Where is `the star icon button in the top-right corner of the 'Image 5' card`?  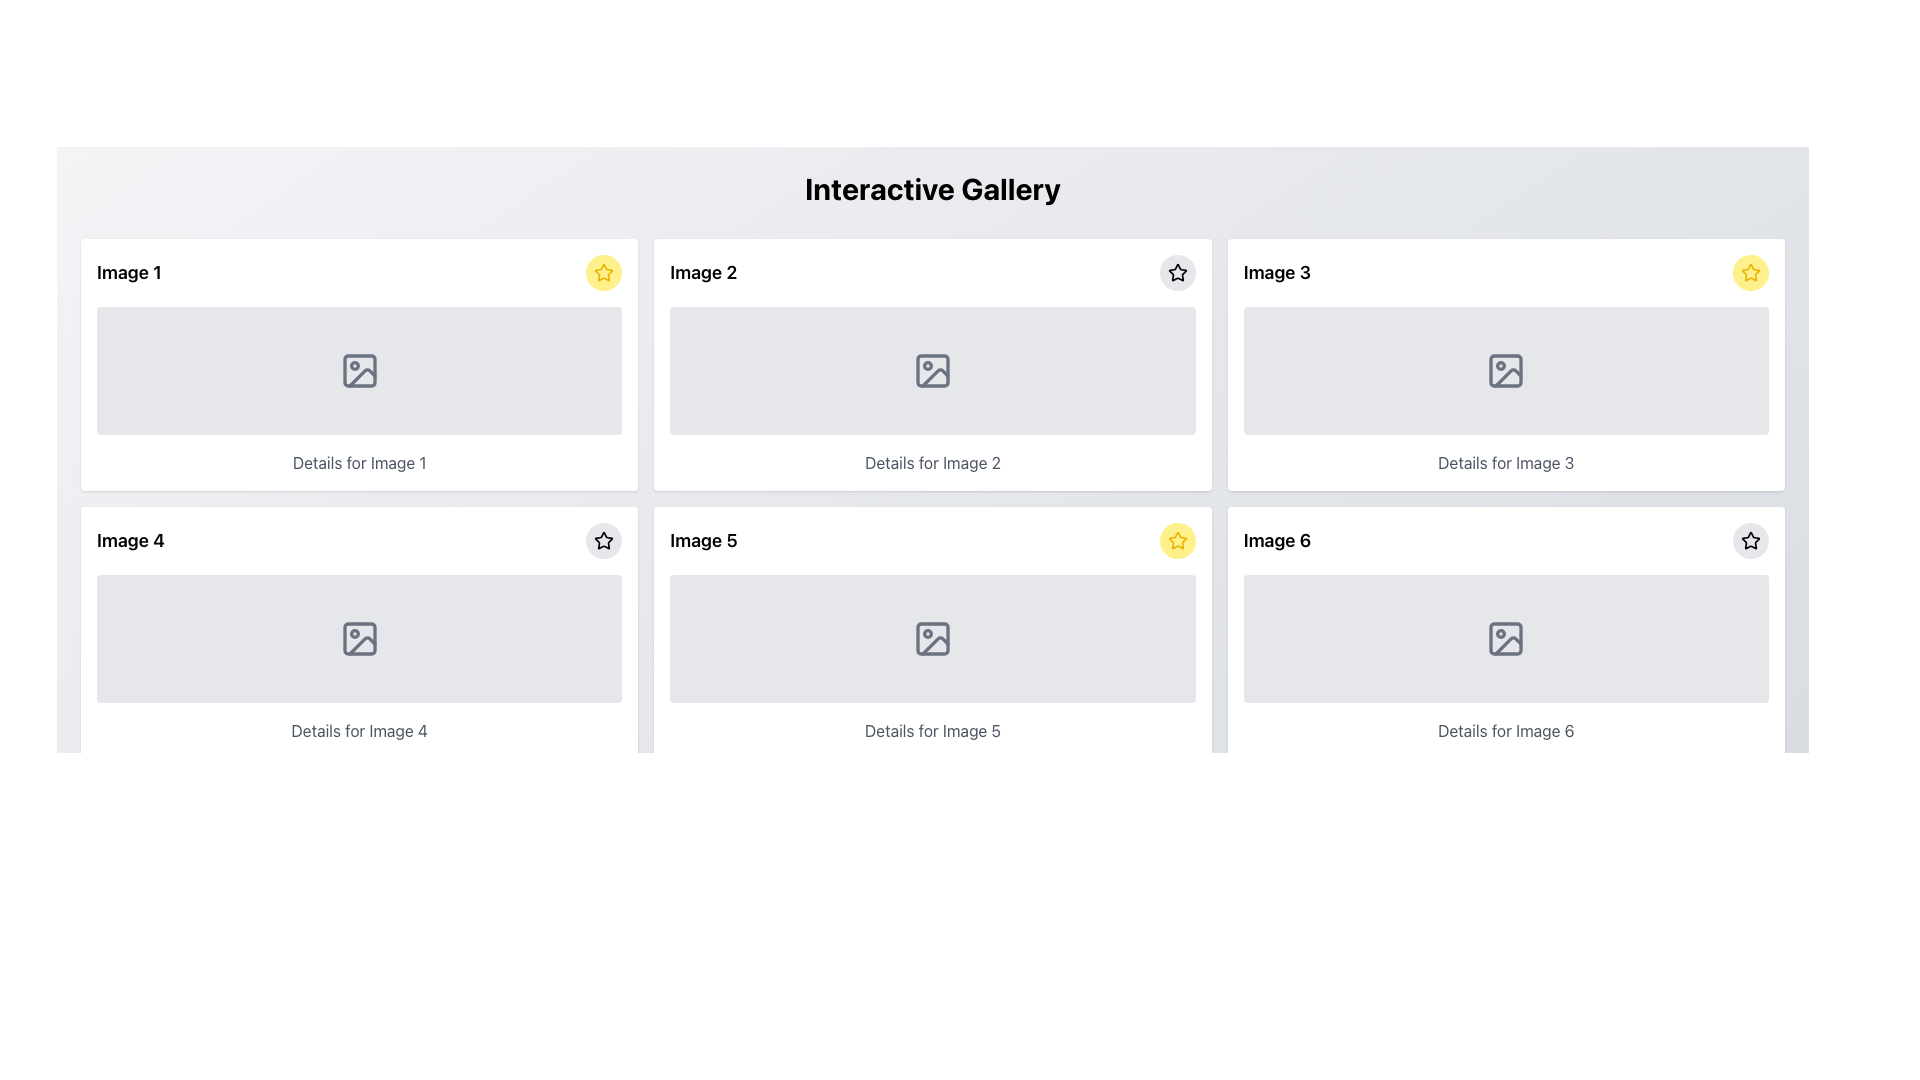
the star icon button in the top-right corner of the 'Image 5' card is located at coordinates (603, 540).